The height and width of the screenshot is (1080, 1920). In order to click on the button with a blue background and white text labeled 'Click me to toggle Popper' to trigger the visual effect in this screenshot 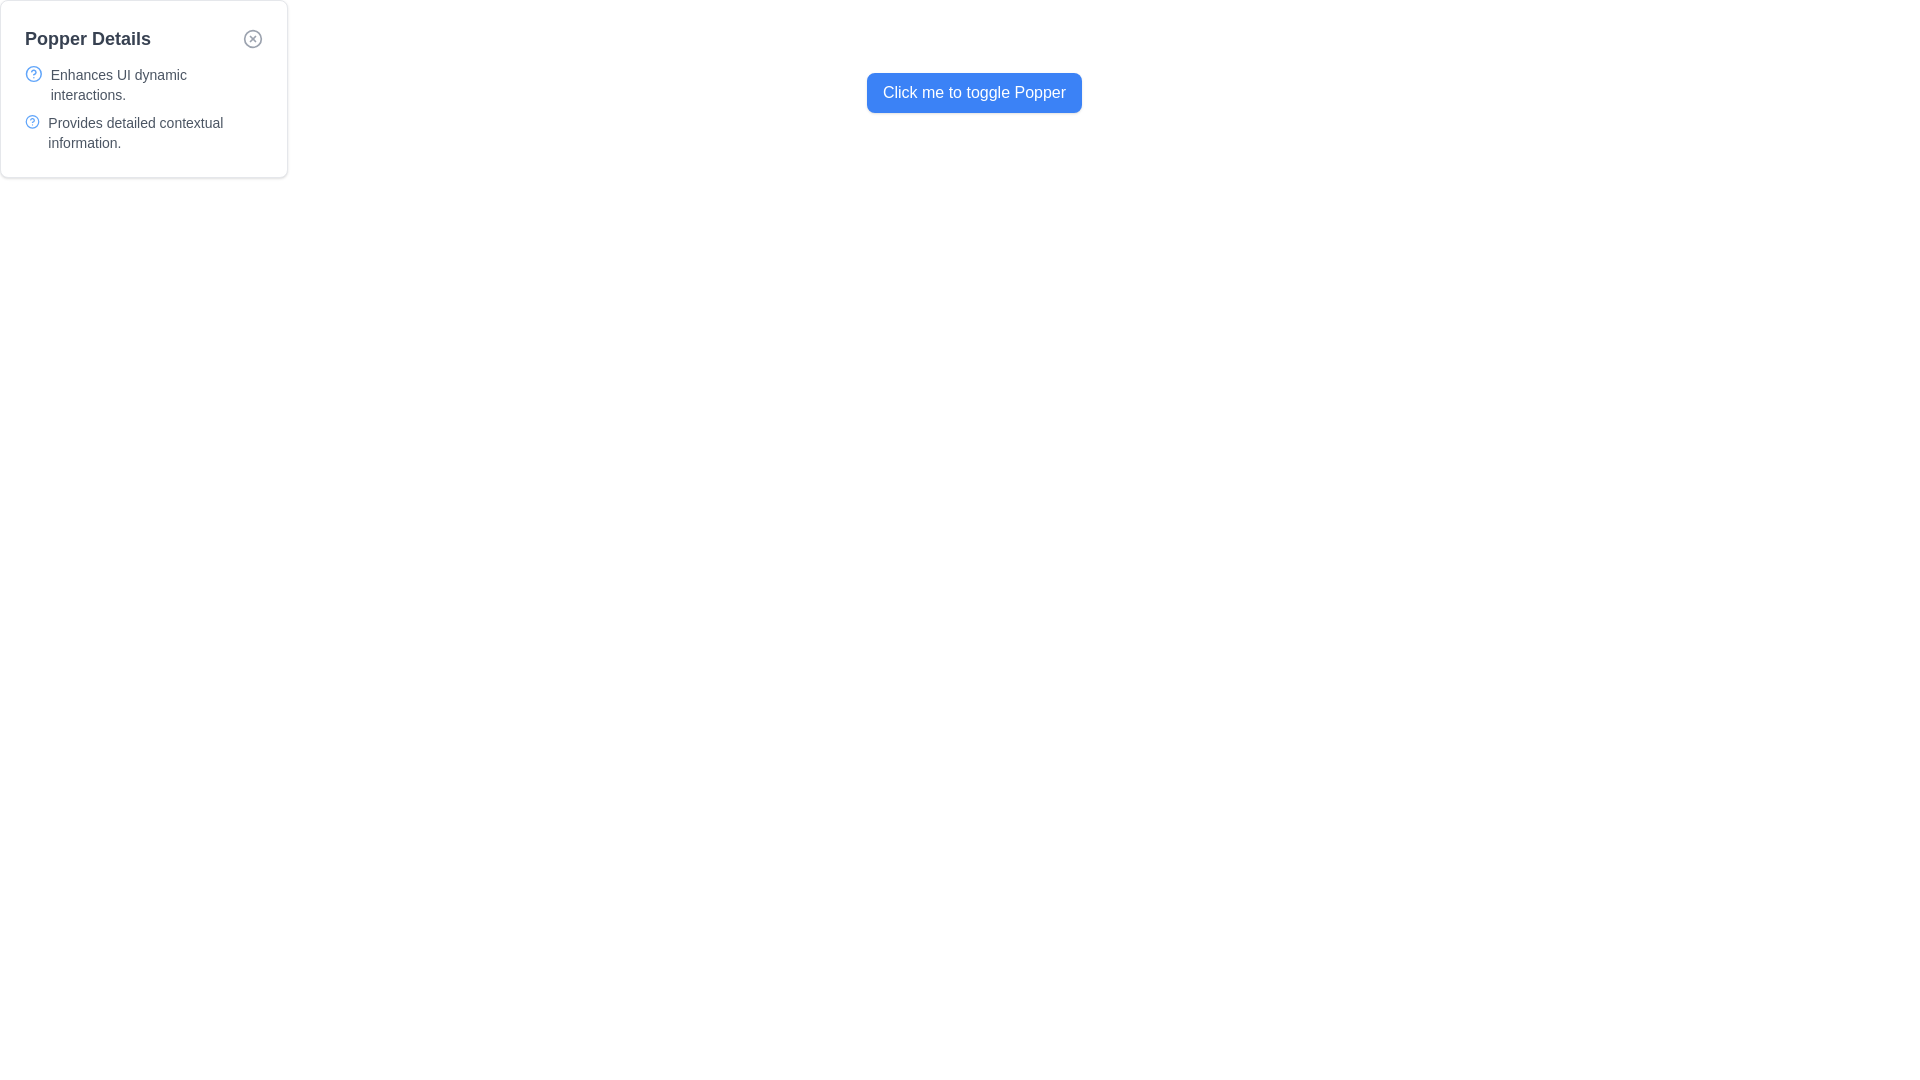, I will do `click(974, 92)`.